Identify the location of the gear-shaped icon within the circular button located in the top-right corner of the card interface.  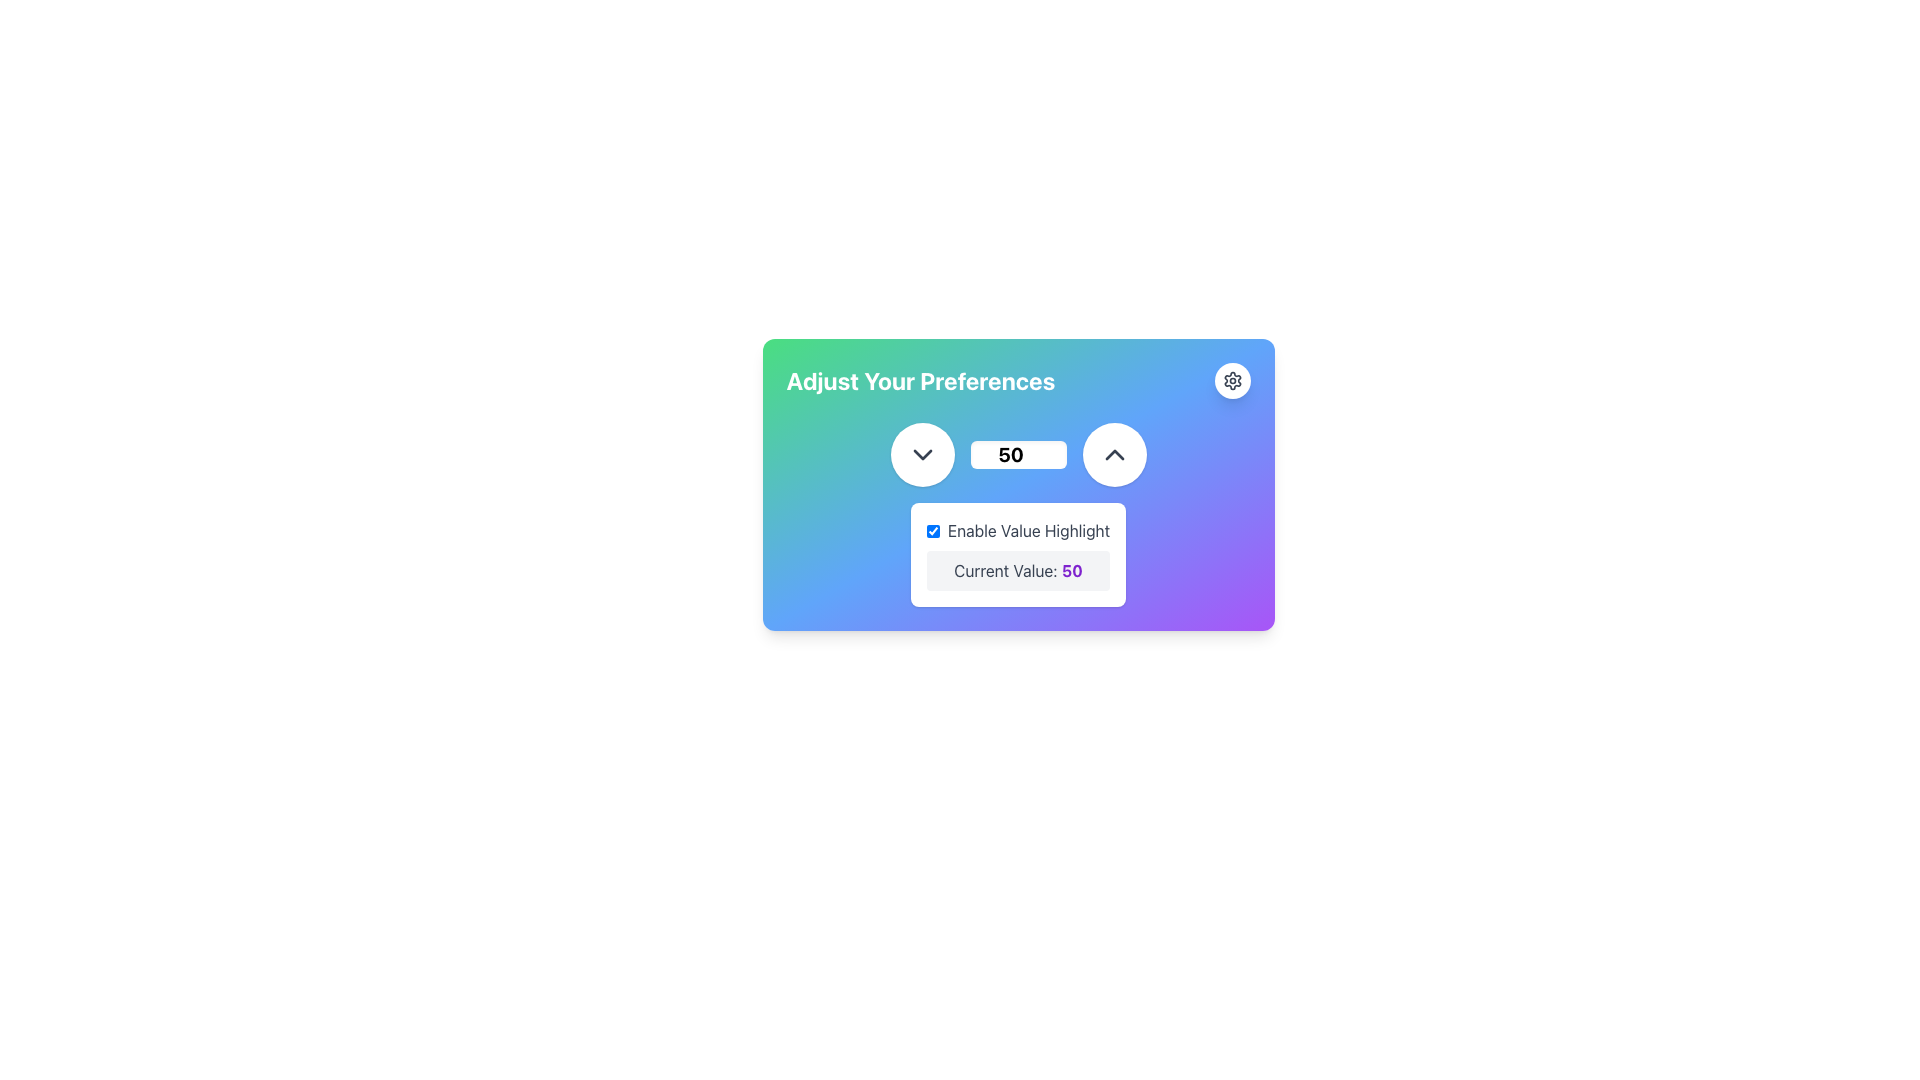
(1231, 381).